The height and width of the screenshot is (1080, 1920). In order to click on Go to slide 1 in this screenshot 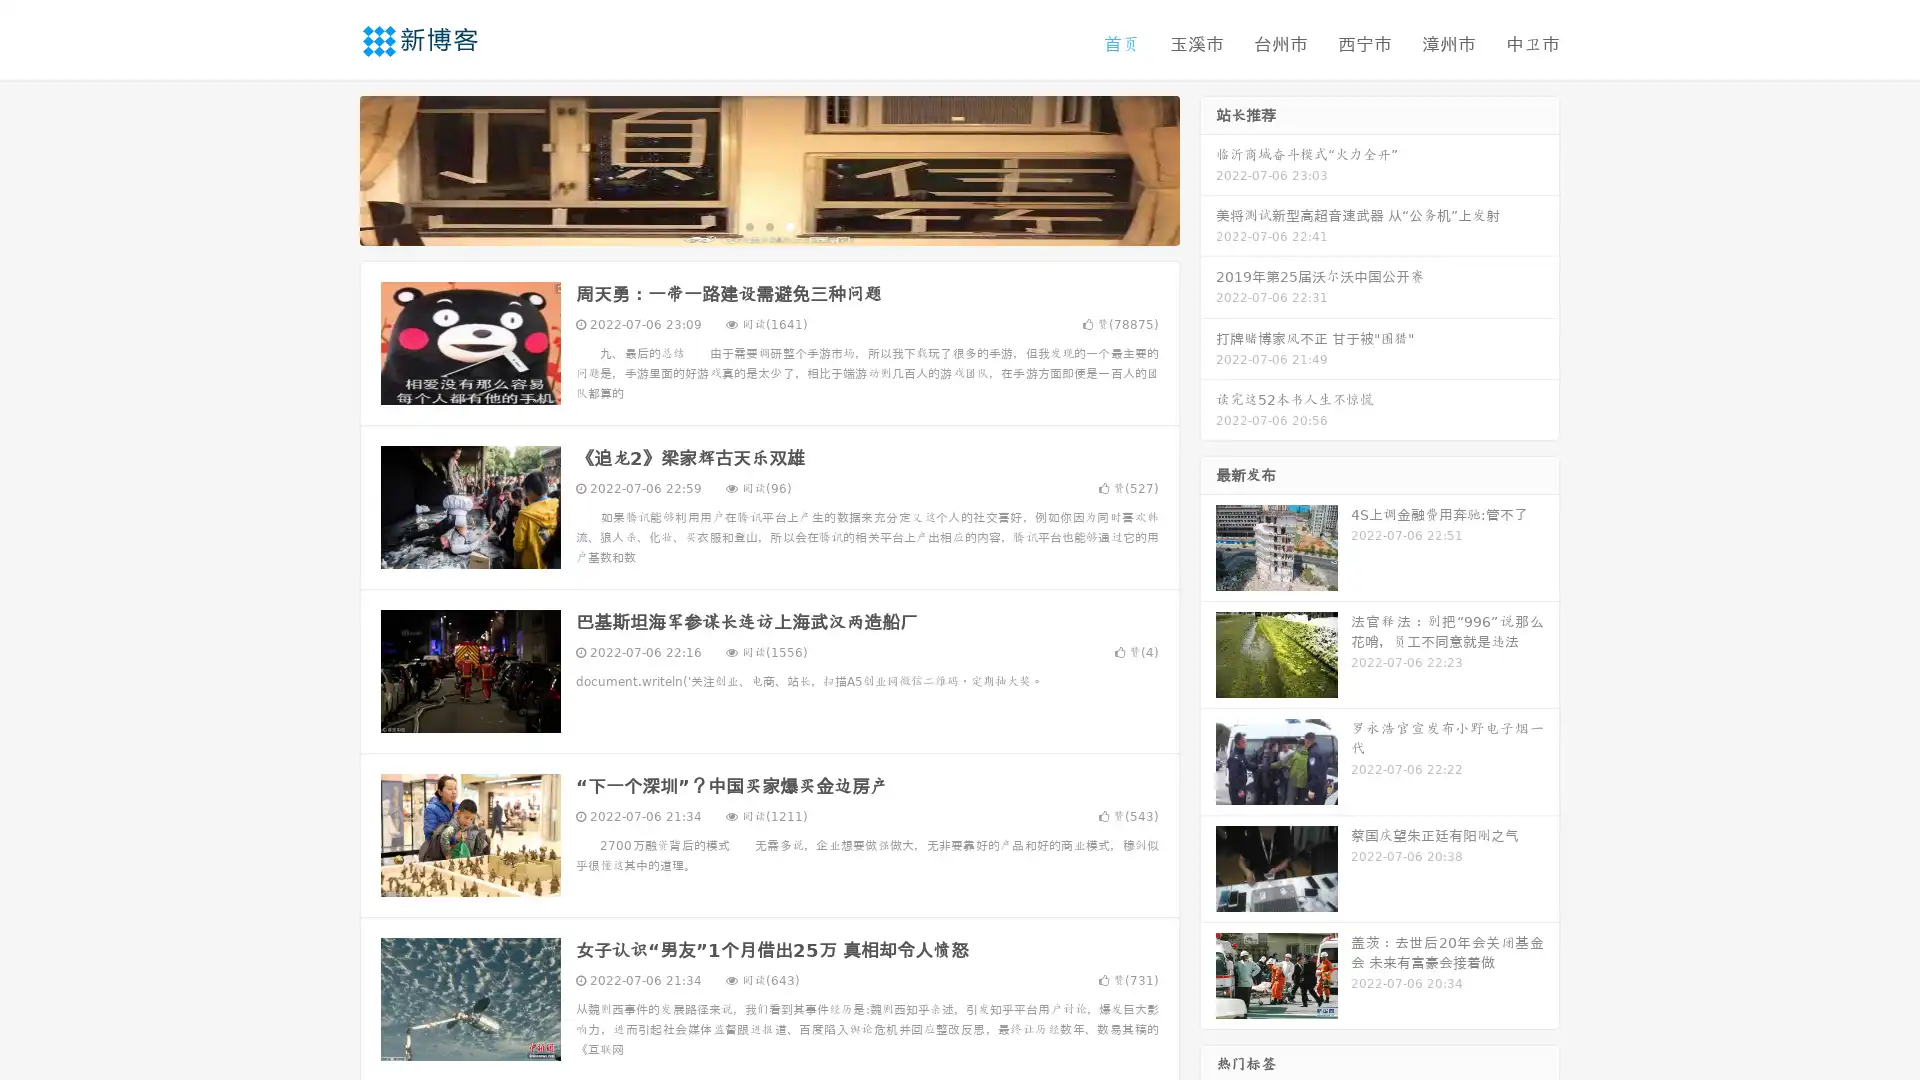, I will do `click(748, 225)`.